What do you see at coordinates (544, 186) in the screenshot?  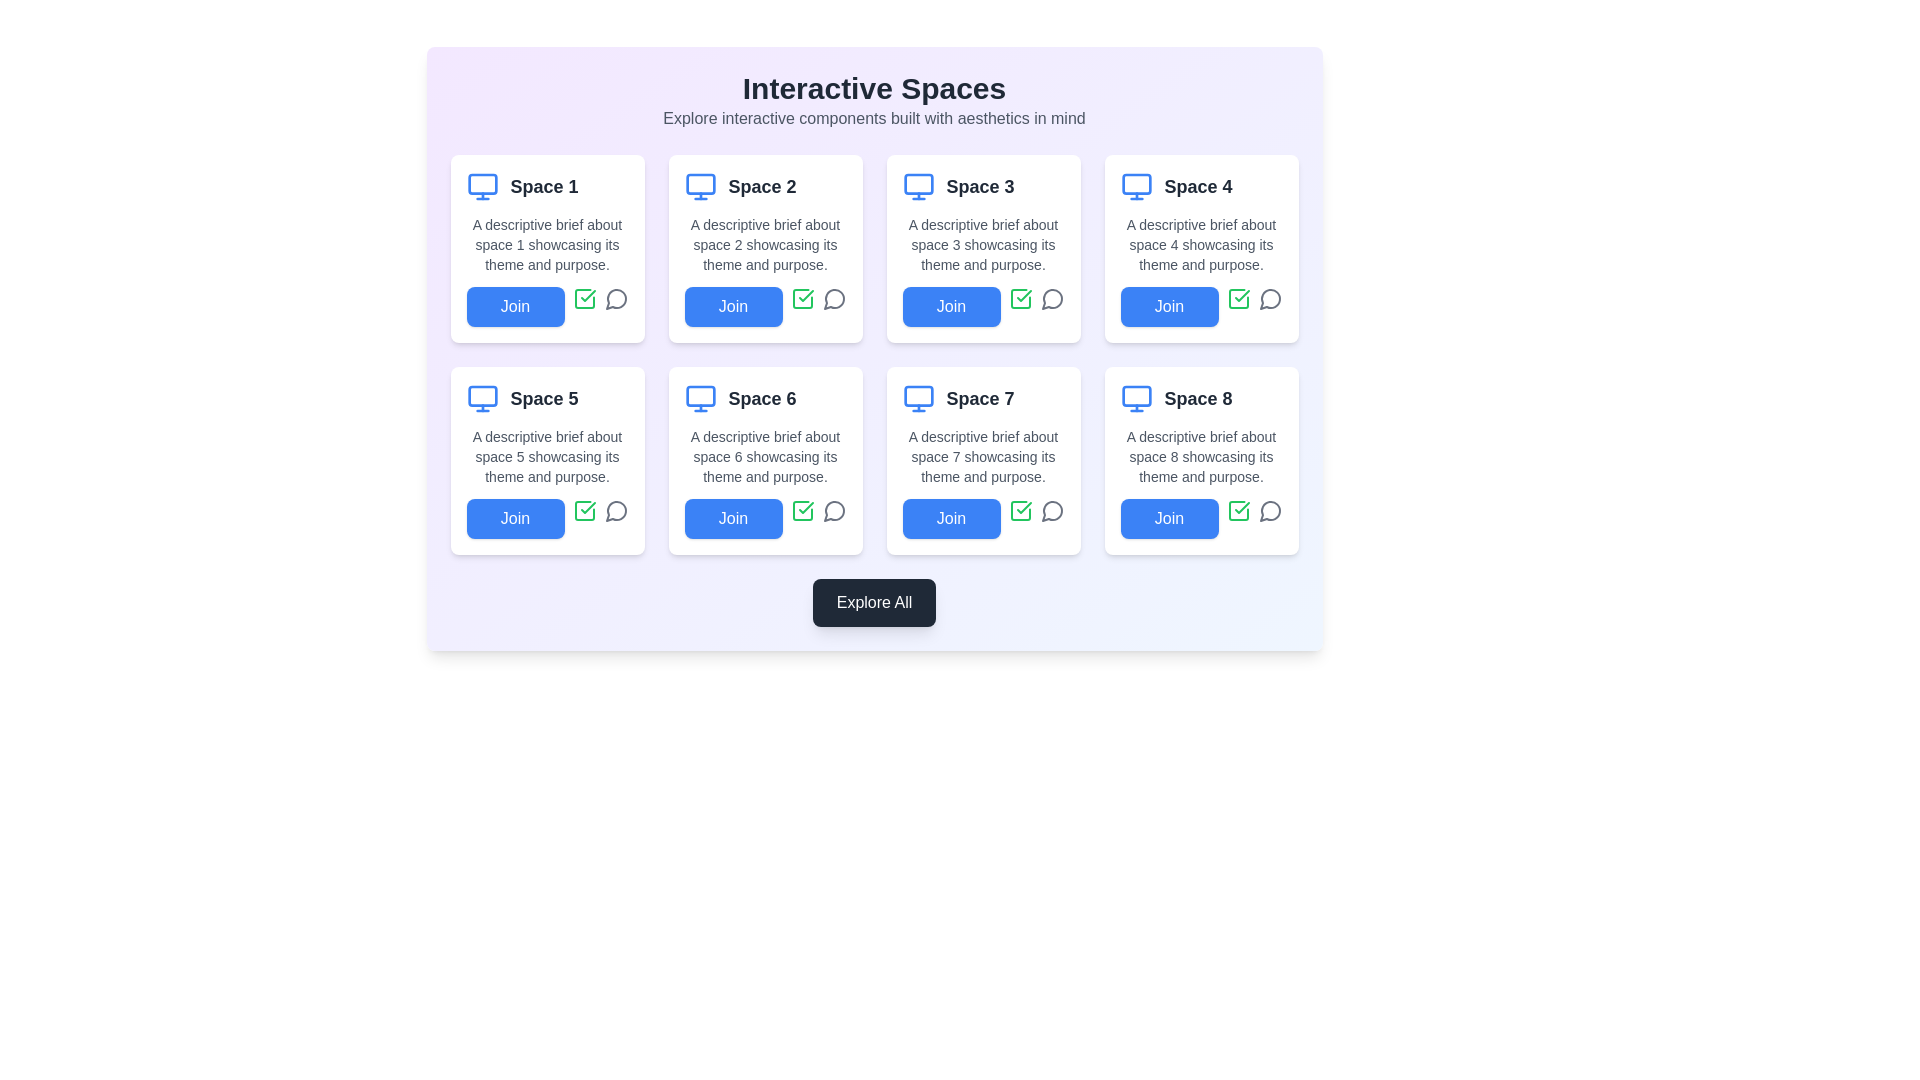 I see `the 'Space 1' text label, which is a bold dark gray label on a light background in the first card of a grid layout` at bounding box center [544, 186].